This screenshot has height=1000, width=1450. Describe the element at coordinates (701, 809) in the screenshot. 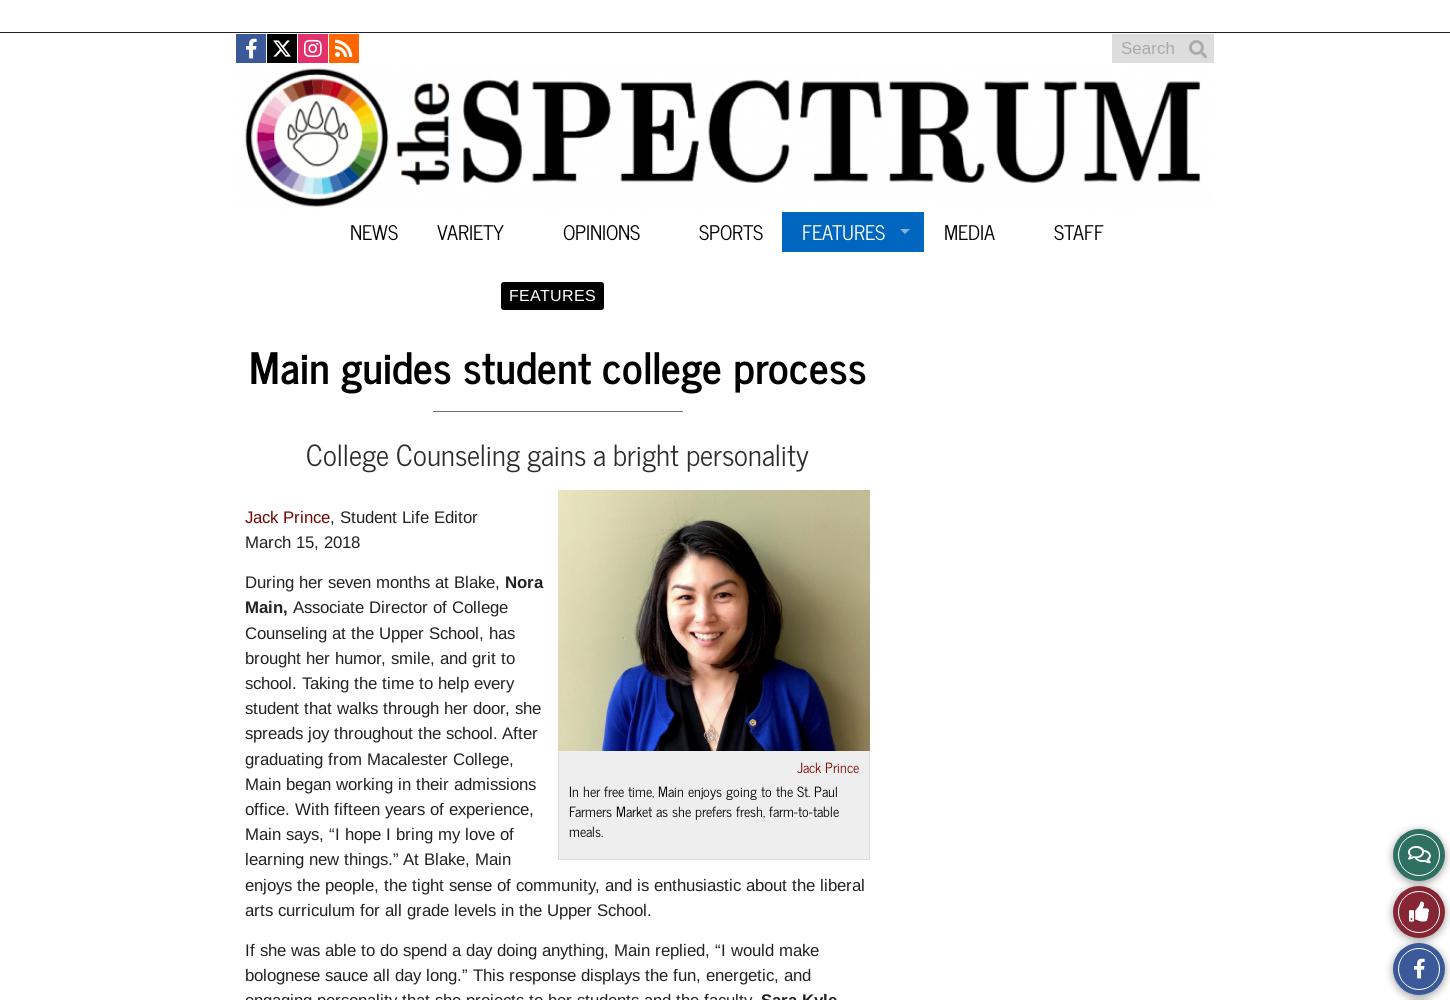

I see `'In her free time, Main enjoys going to the St. Paul Farmers Market as she prefers fresh, farm-to-table meals.'` at that location.